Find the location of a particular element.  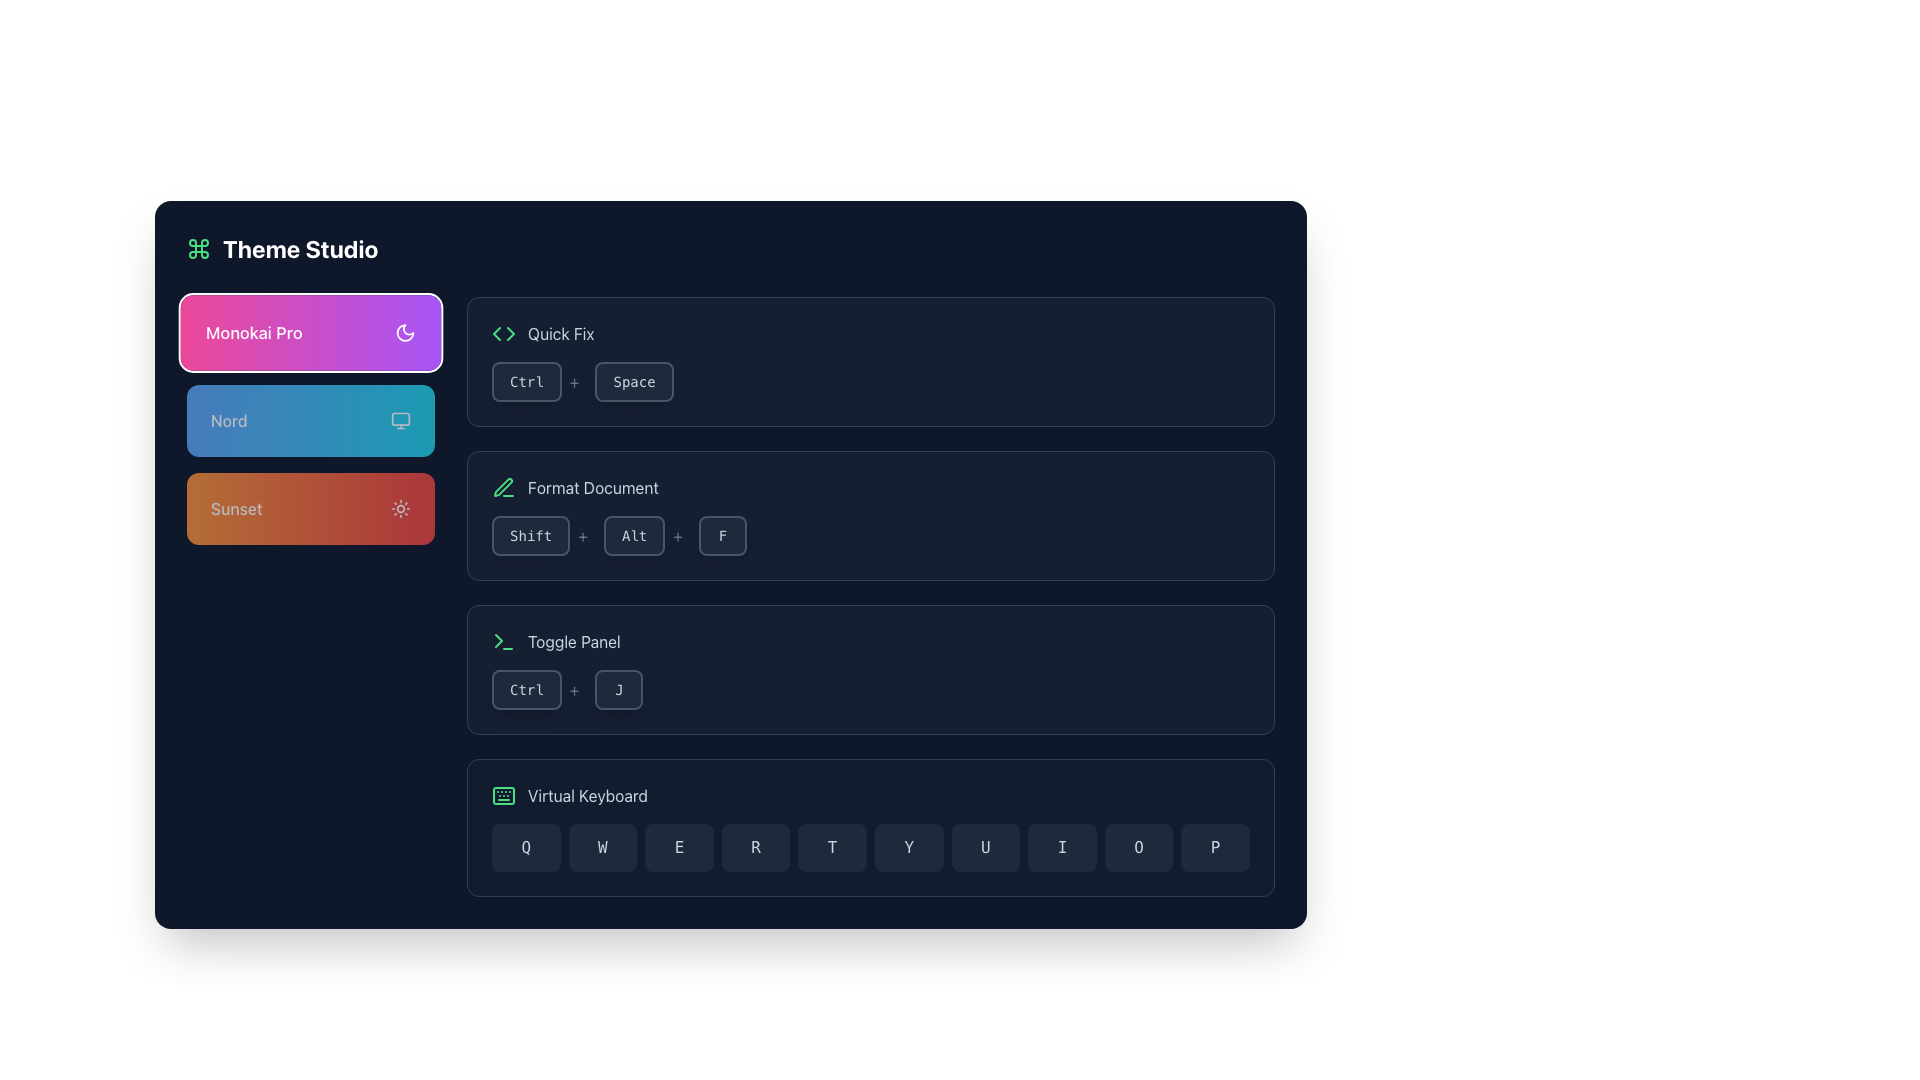

the static text label displaying 'Sunset' located in the left sidebar, which is the third item in a vertical stack and follows the 'Monokai Pro' and 'Nord' labels is located at coordinates (236, 508).